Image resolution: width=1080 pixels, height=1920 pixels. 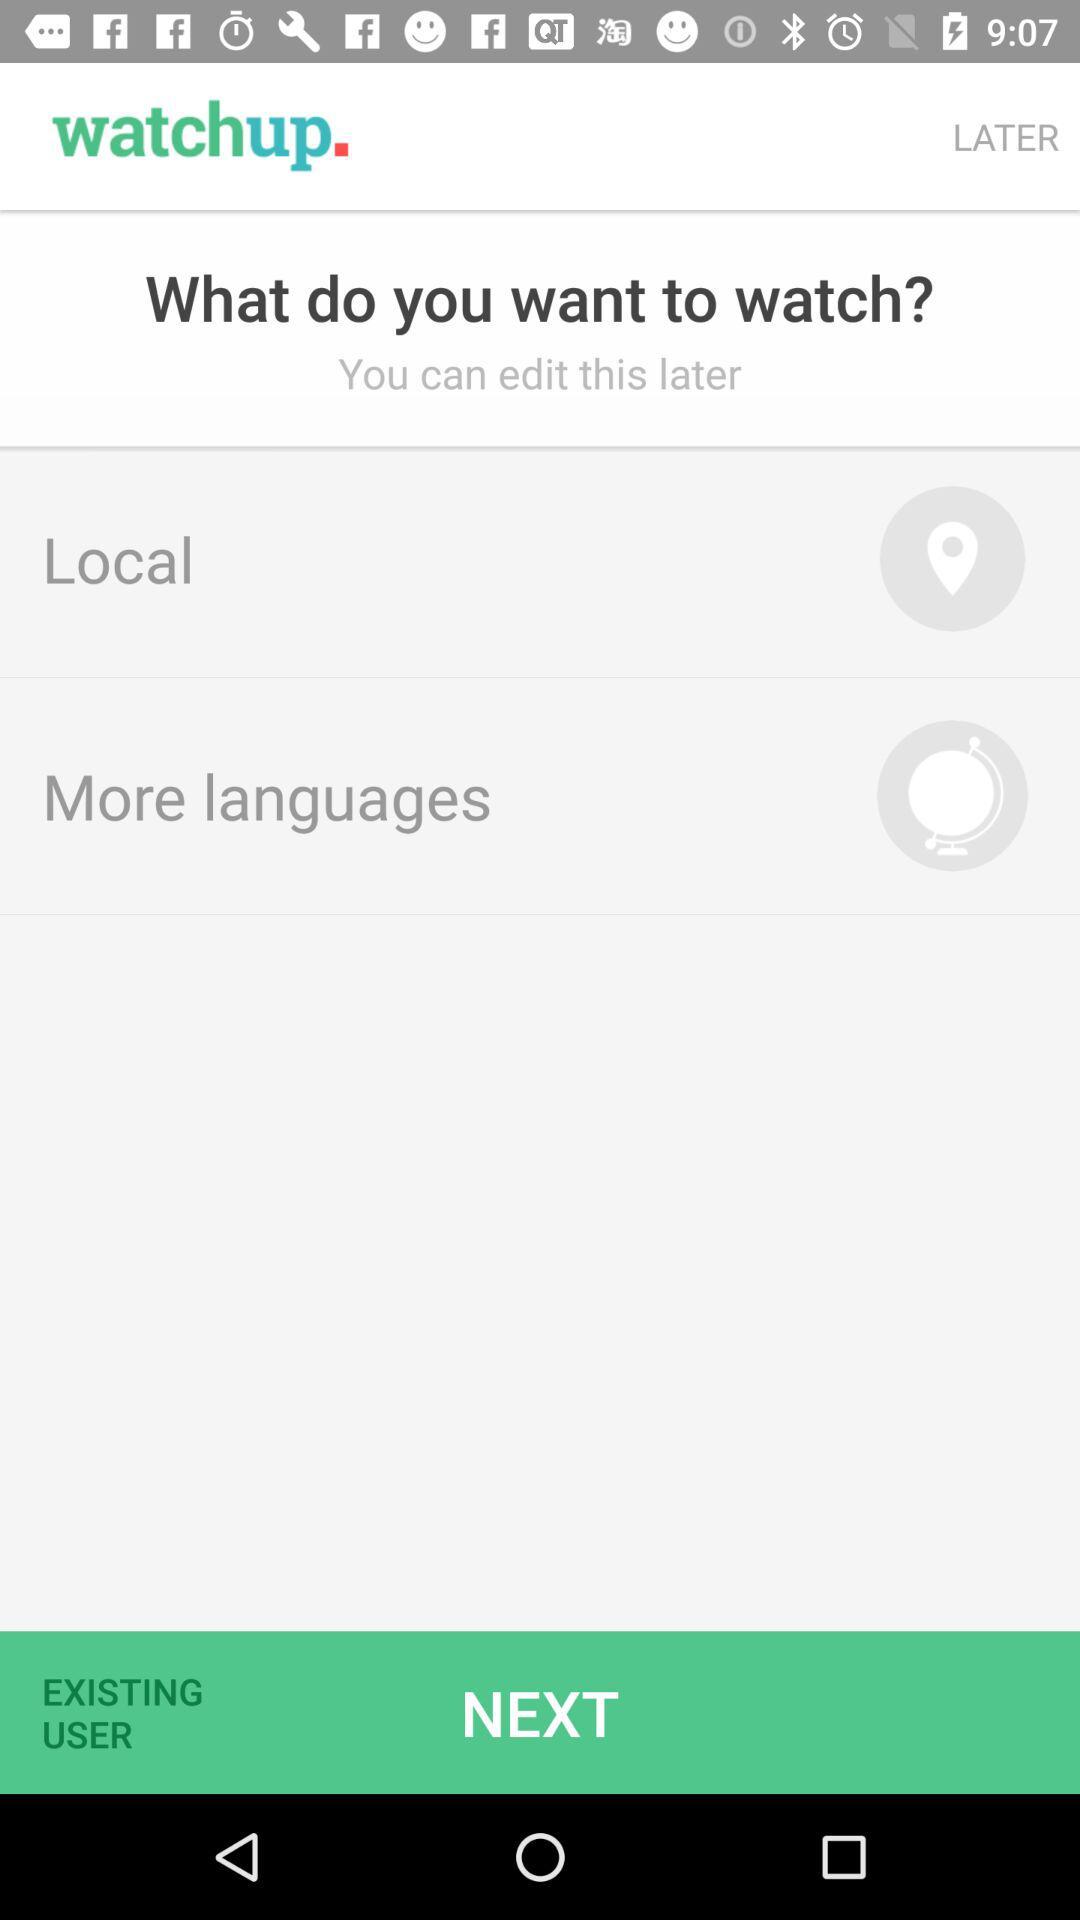 What do you see at coordinates (135, 1711) in the screenshot?
I see `icon below the more languages` at bounding box center [135, 1711].